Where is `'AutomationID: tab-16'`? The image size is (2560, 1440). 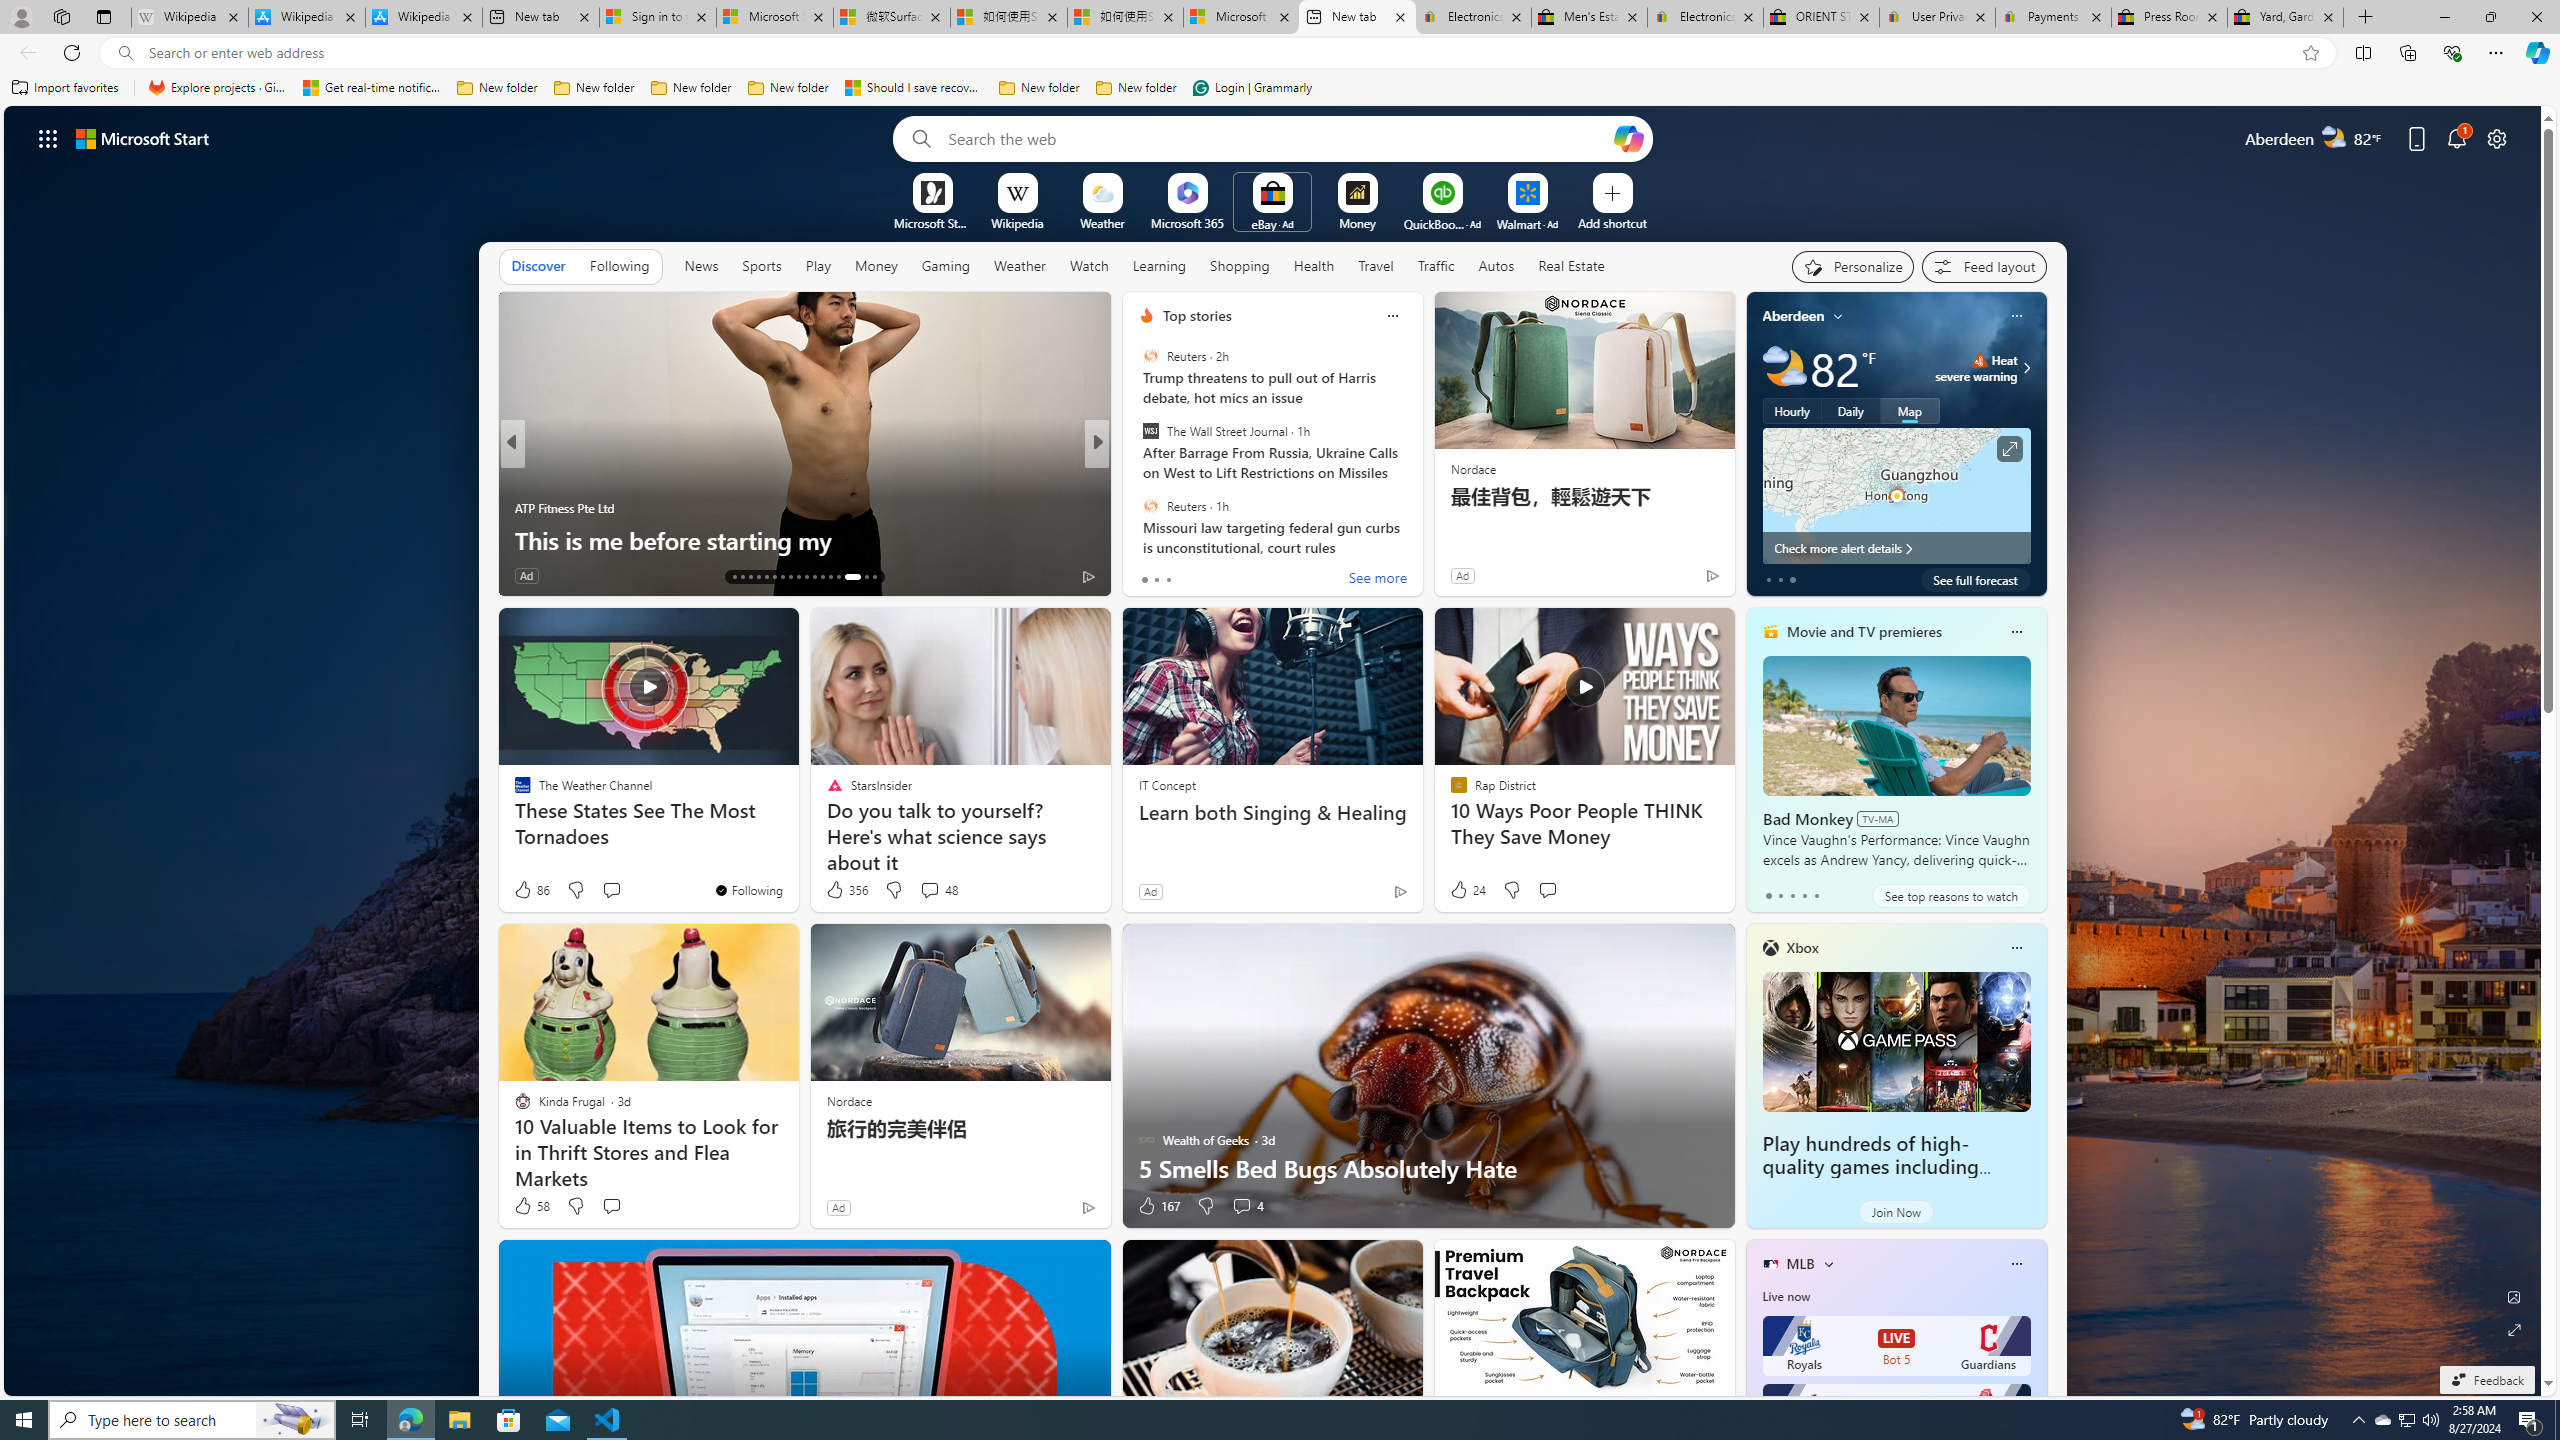 'AutomationID: tab-16' is located at coordinates (758, 577).